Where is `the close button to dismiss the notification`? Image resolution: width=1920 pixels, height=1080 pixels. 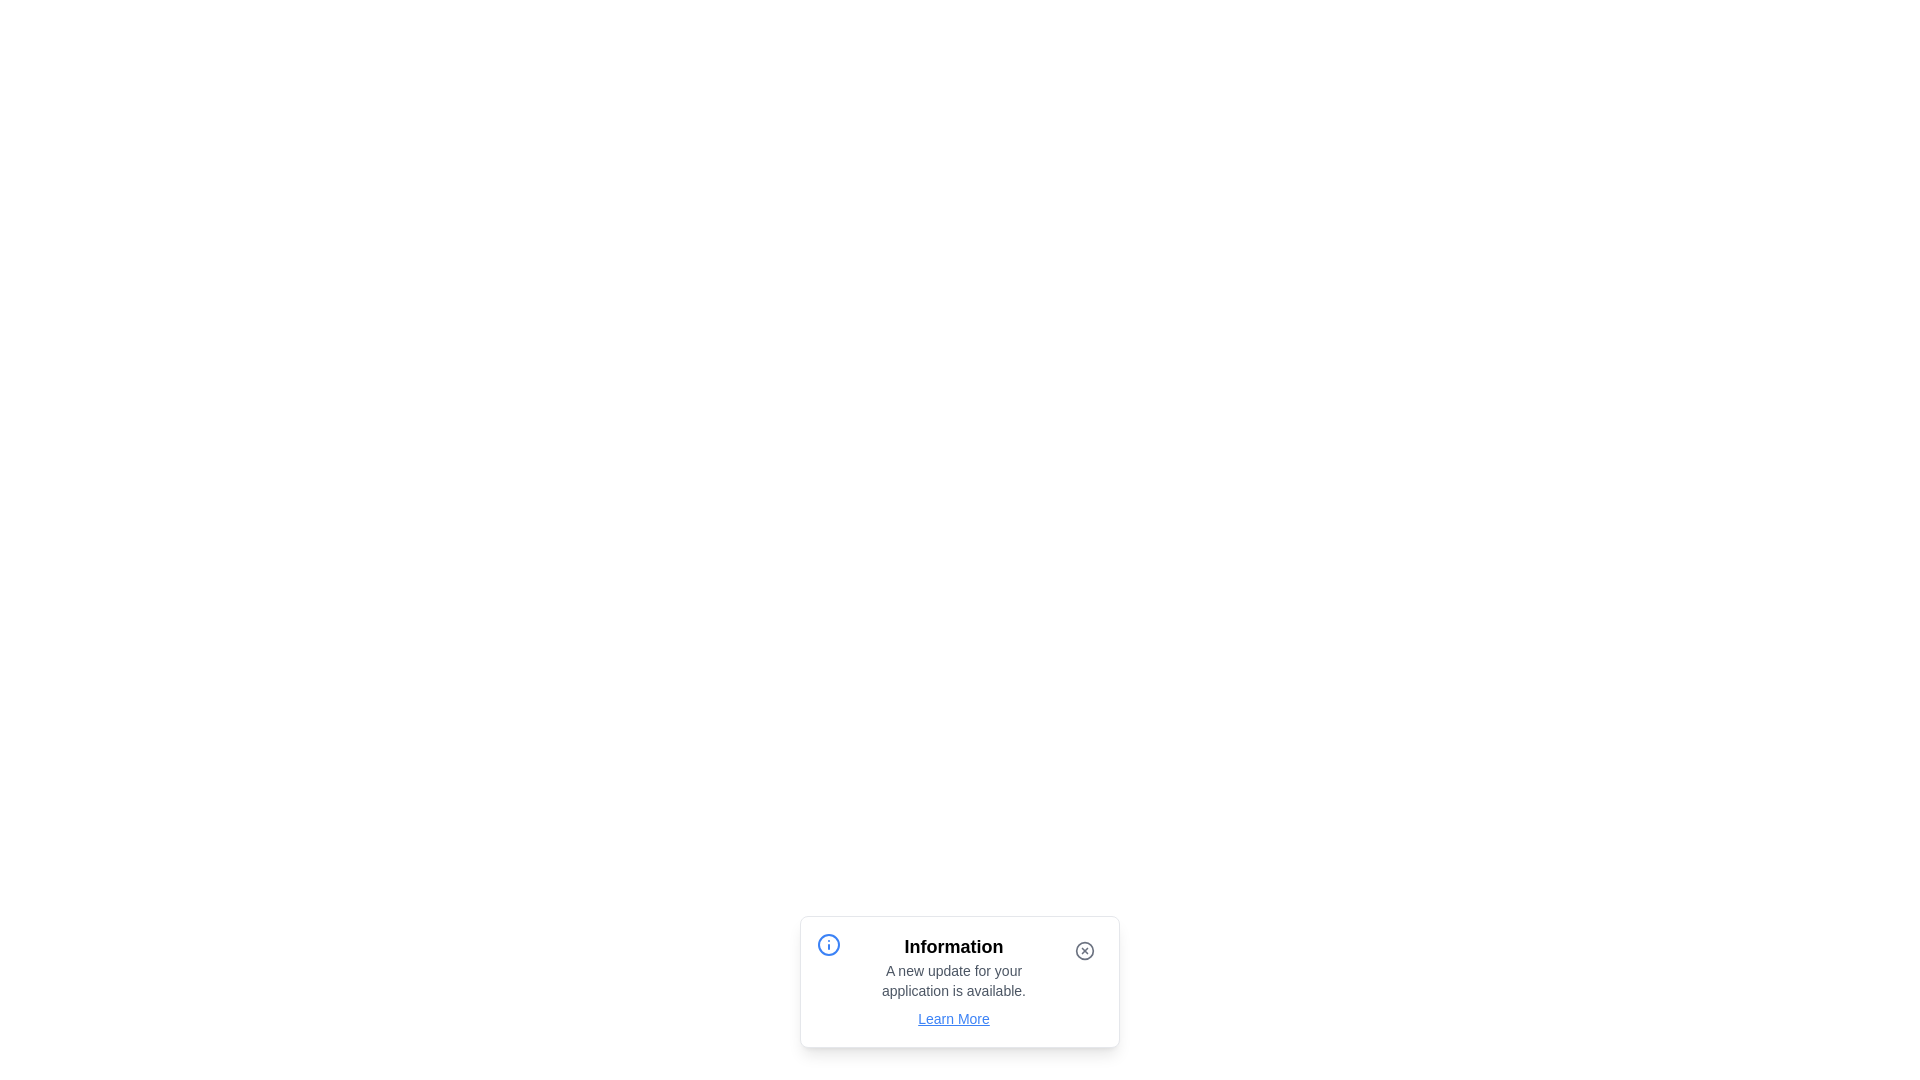 the close button to dismiss the notification is located at coordinates (1083, 950).